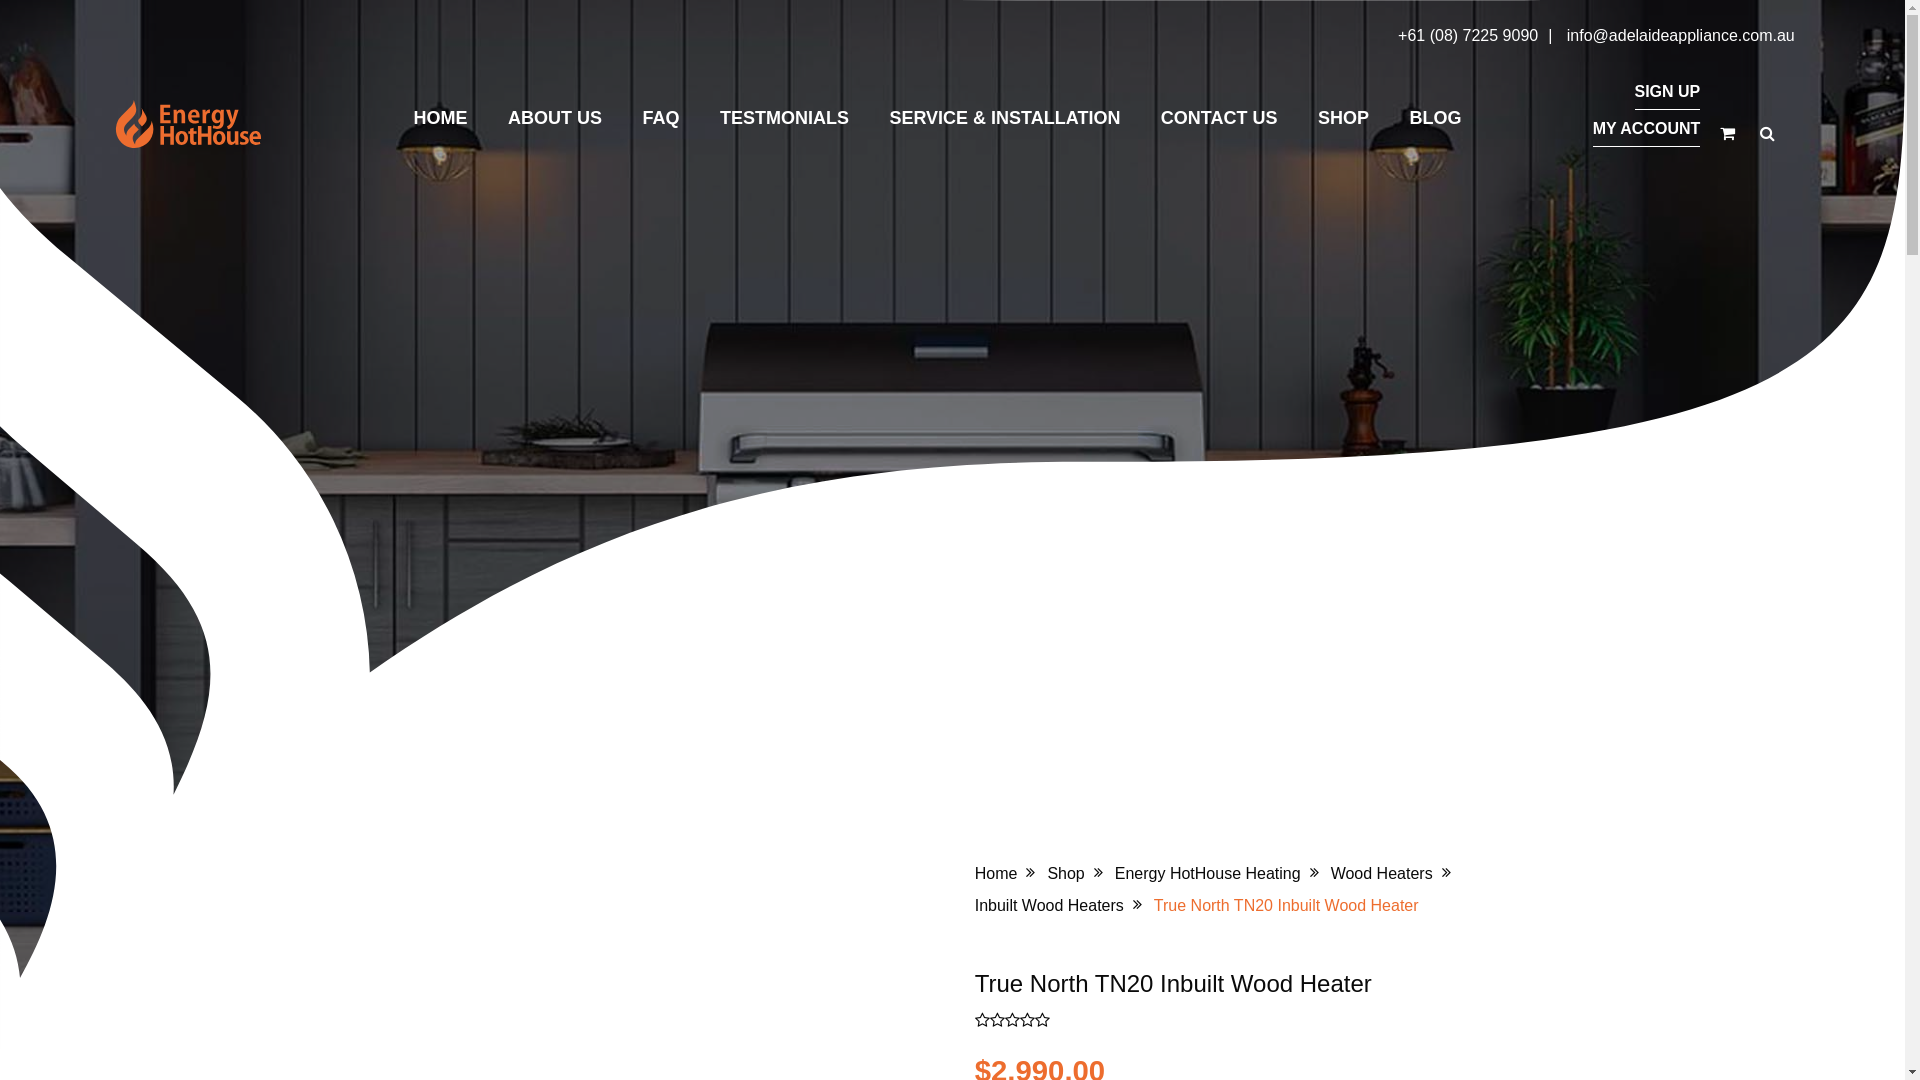 This screenshot has width=1920, height=1080. Describe the element at coordinates (783, 118) in the screenshot. I see `'TESTMONIALS'` at that location.